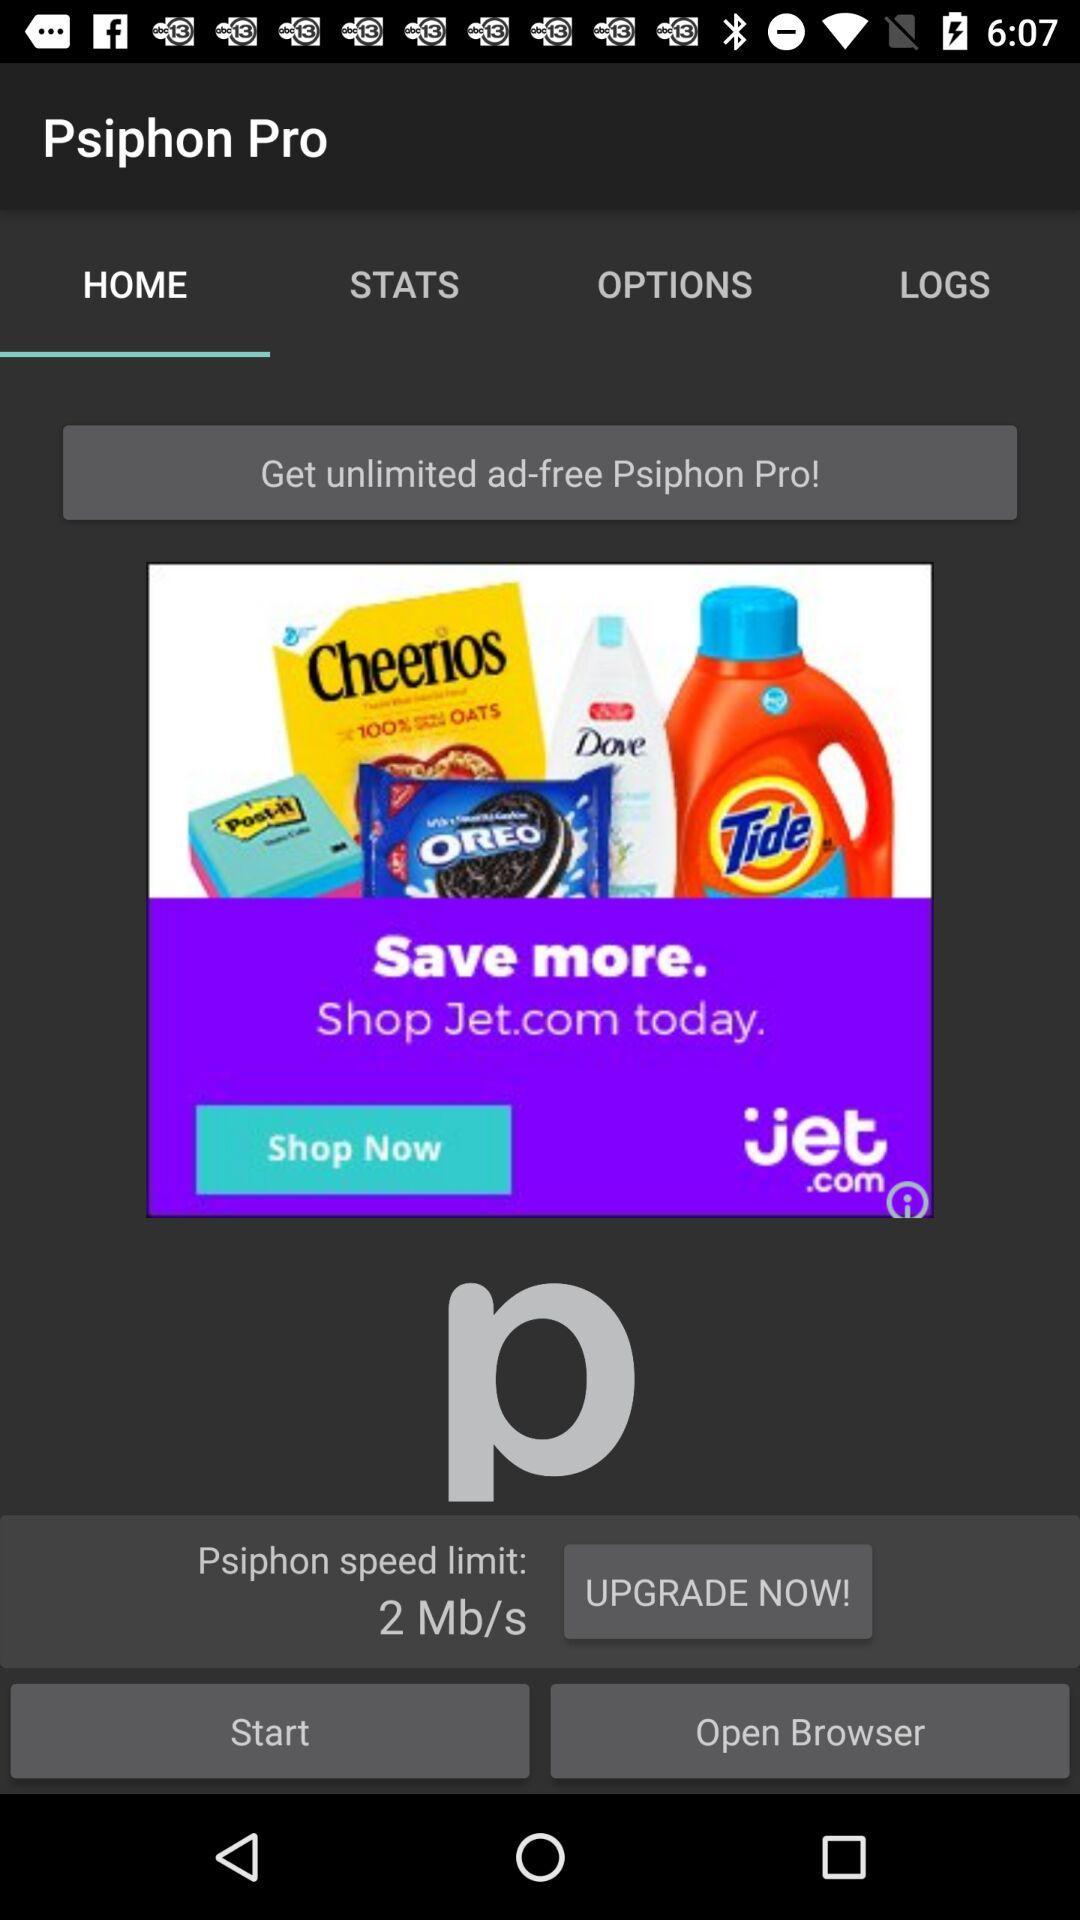  What do you see at coordinates (540, 888) in the screenshot?
I see `advertisement` at bounding box center [540, 888].